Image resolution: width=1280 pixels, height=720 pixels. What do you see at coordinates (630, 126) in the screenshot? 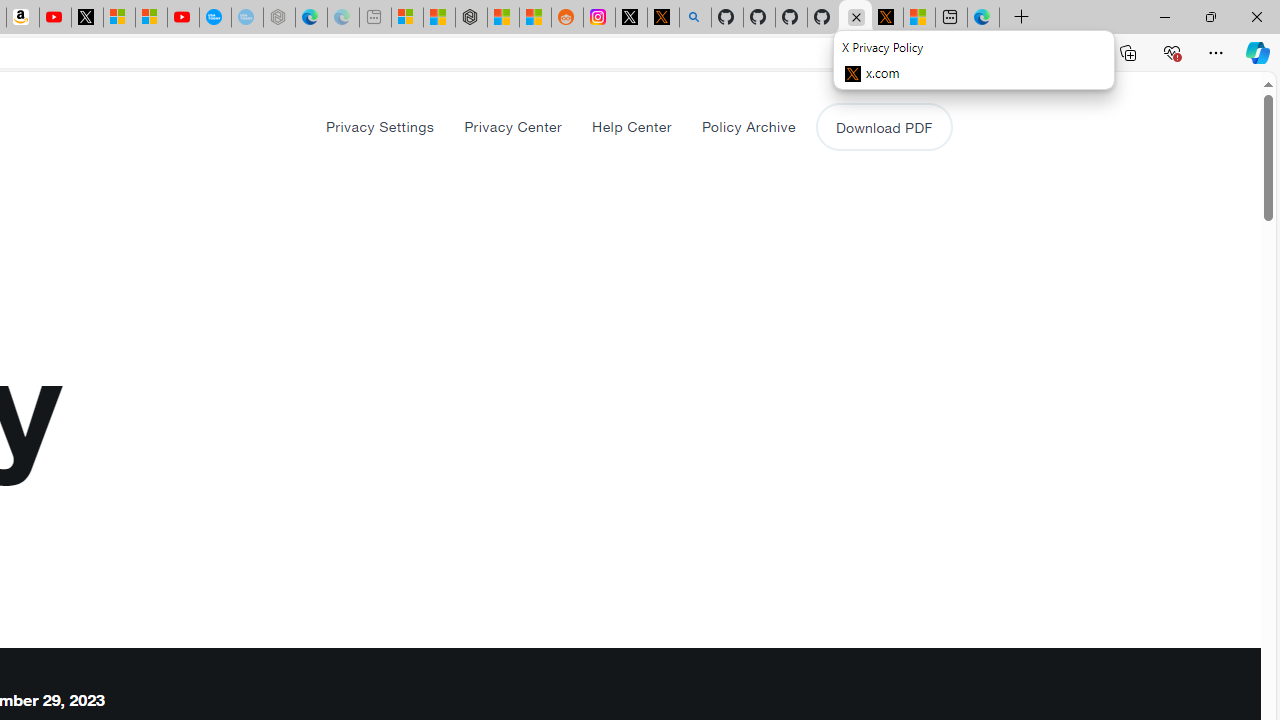
I see `'Help Center'` at bounding box center [630, 126].